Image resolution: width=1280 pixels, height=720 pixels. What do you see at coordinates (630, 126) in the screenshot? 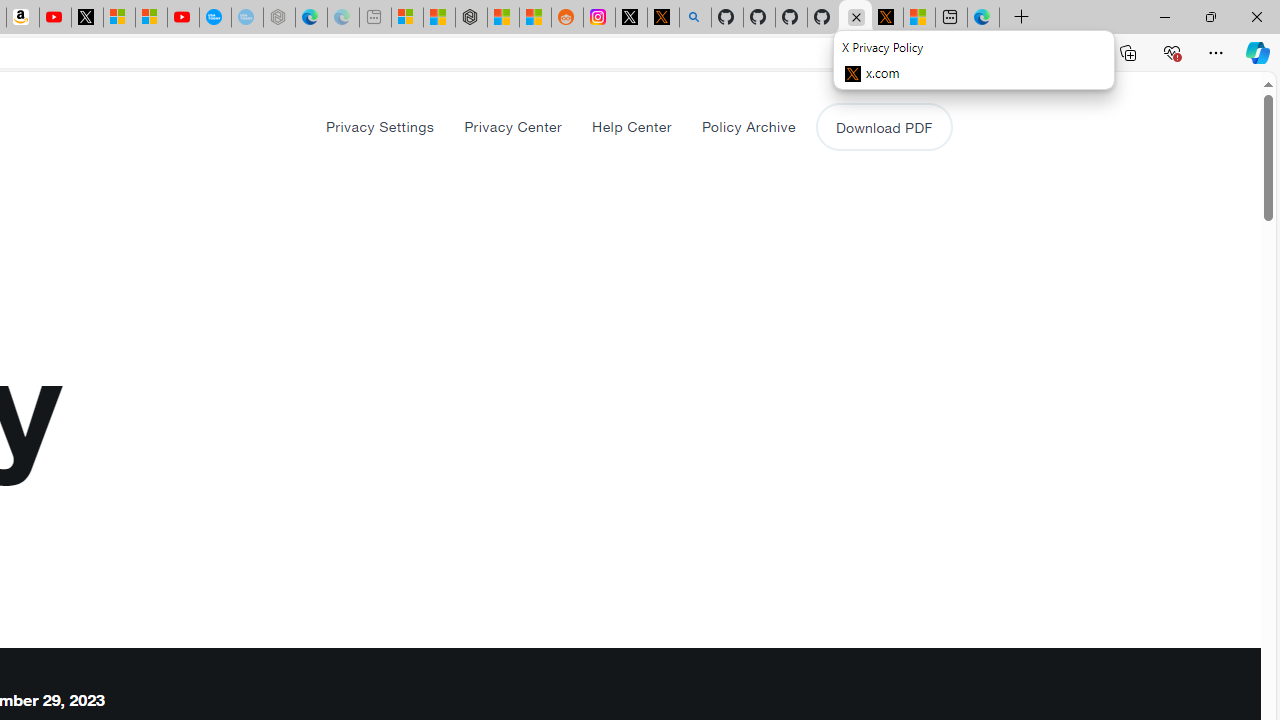
I see `'Help Center'` at bounding box center [630, 126].